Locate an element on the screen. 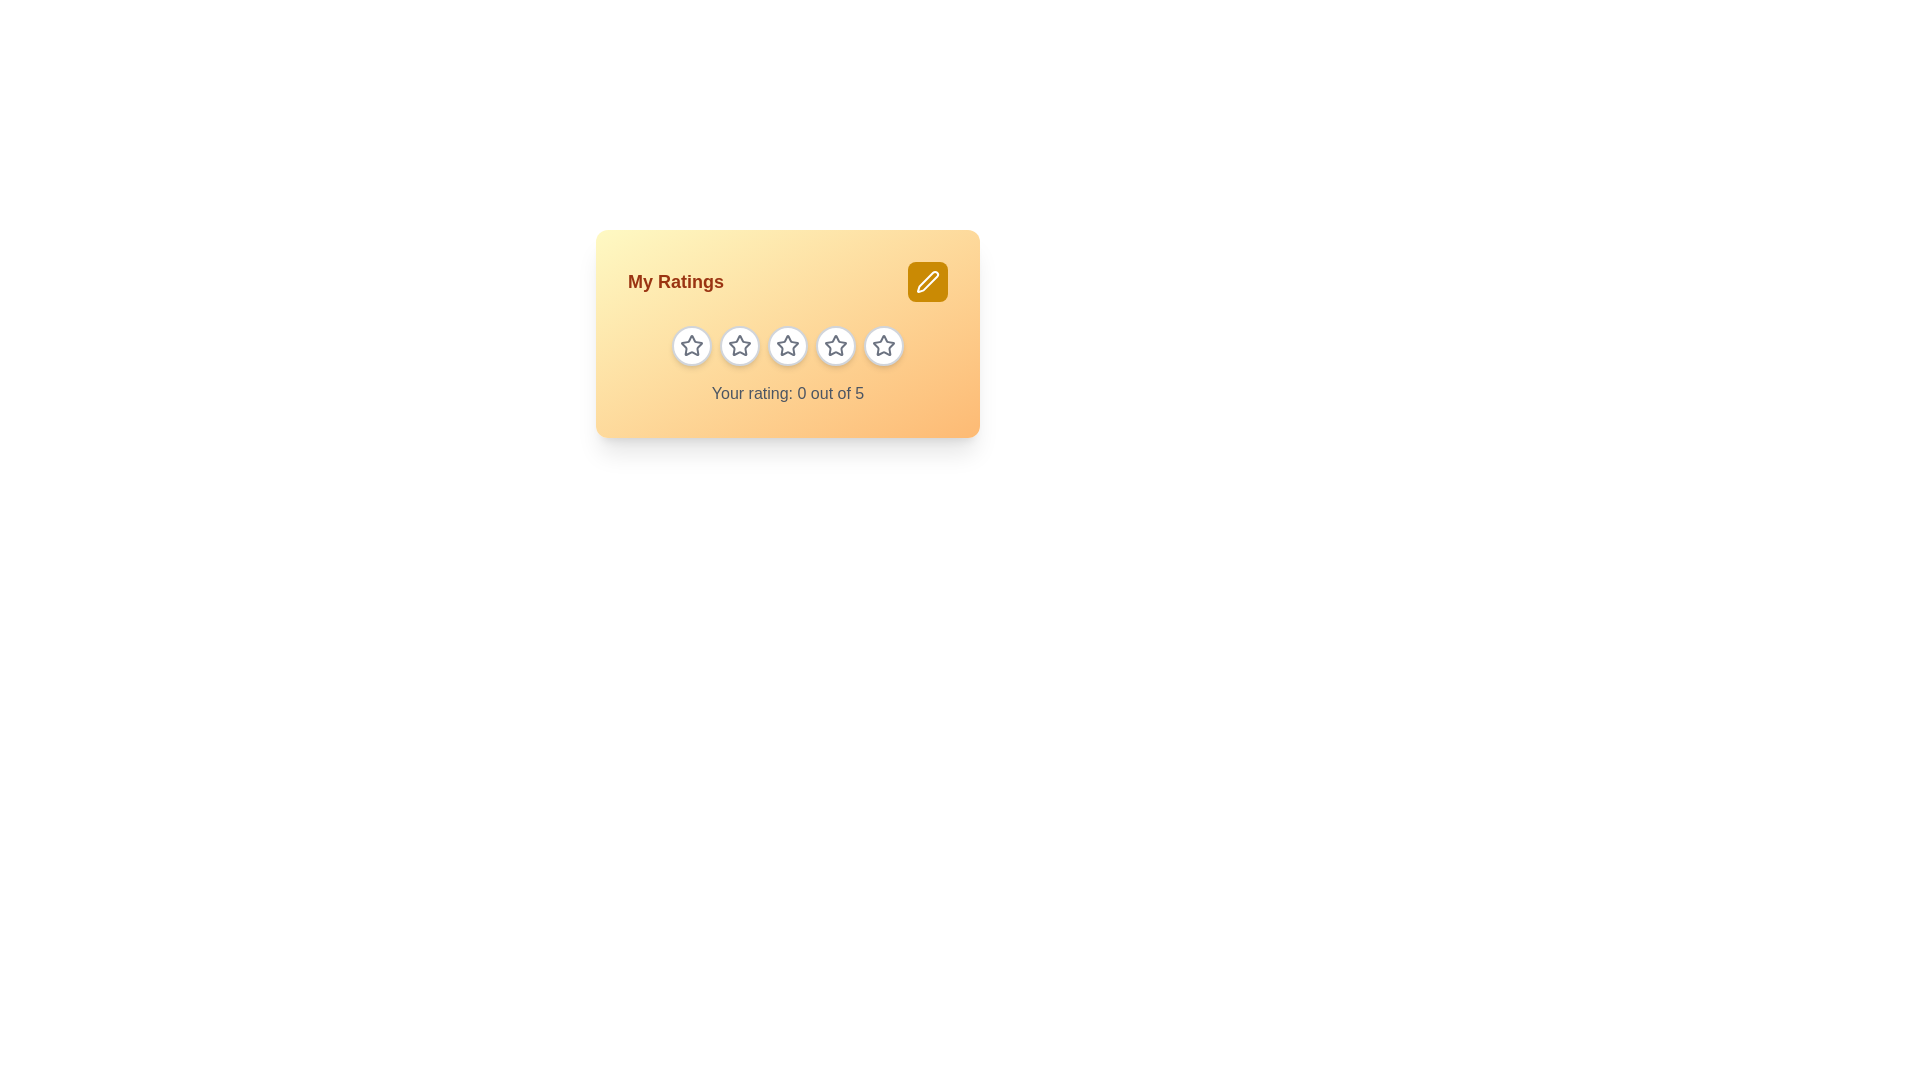 The image size is (1920, 1080). the fourth circular rating button in the 5-star rating system located in the 'My Ratings' card is located at coordinates (835, 345).